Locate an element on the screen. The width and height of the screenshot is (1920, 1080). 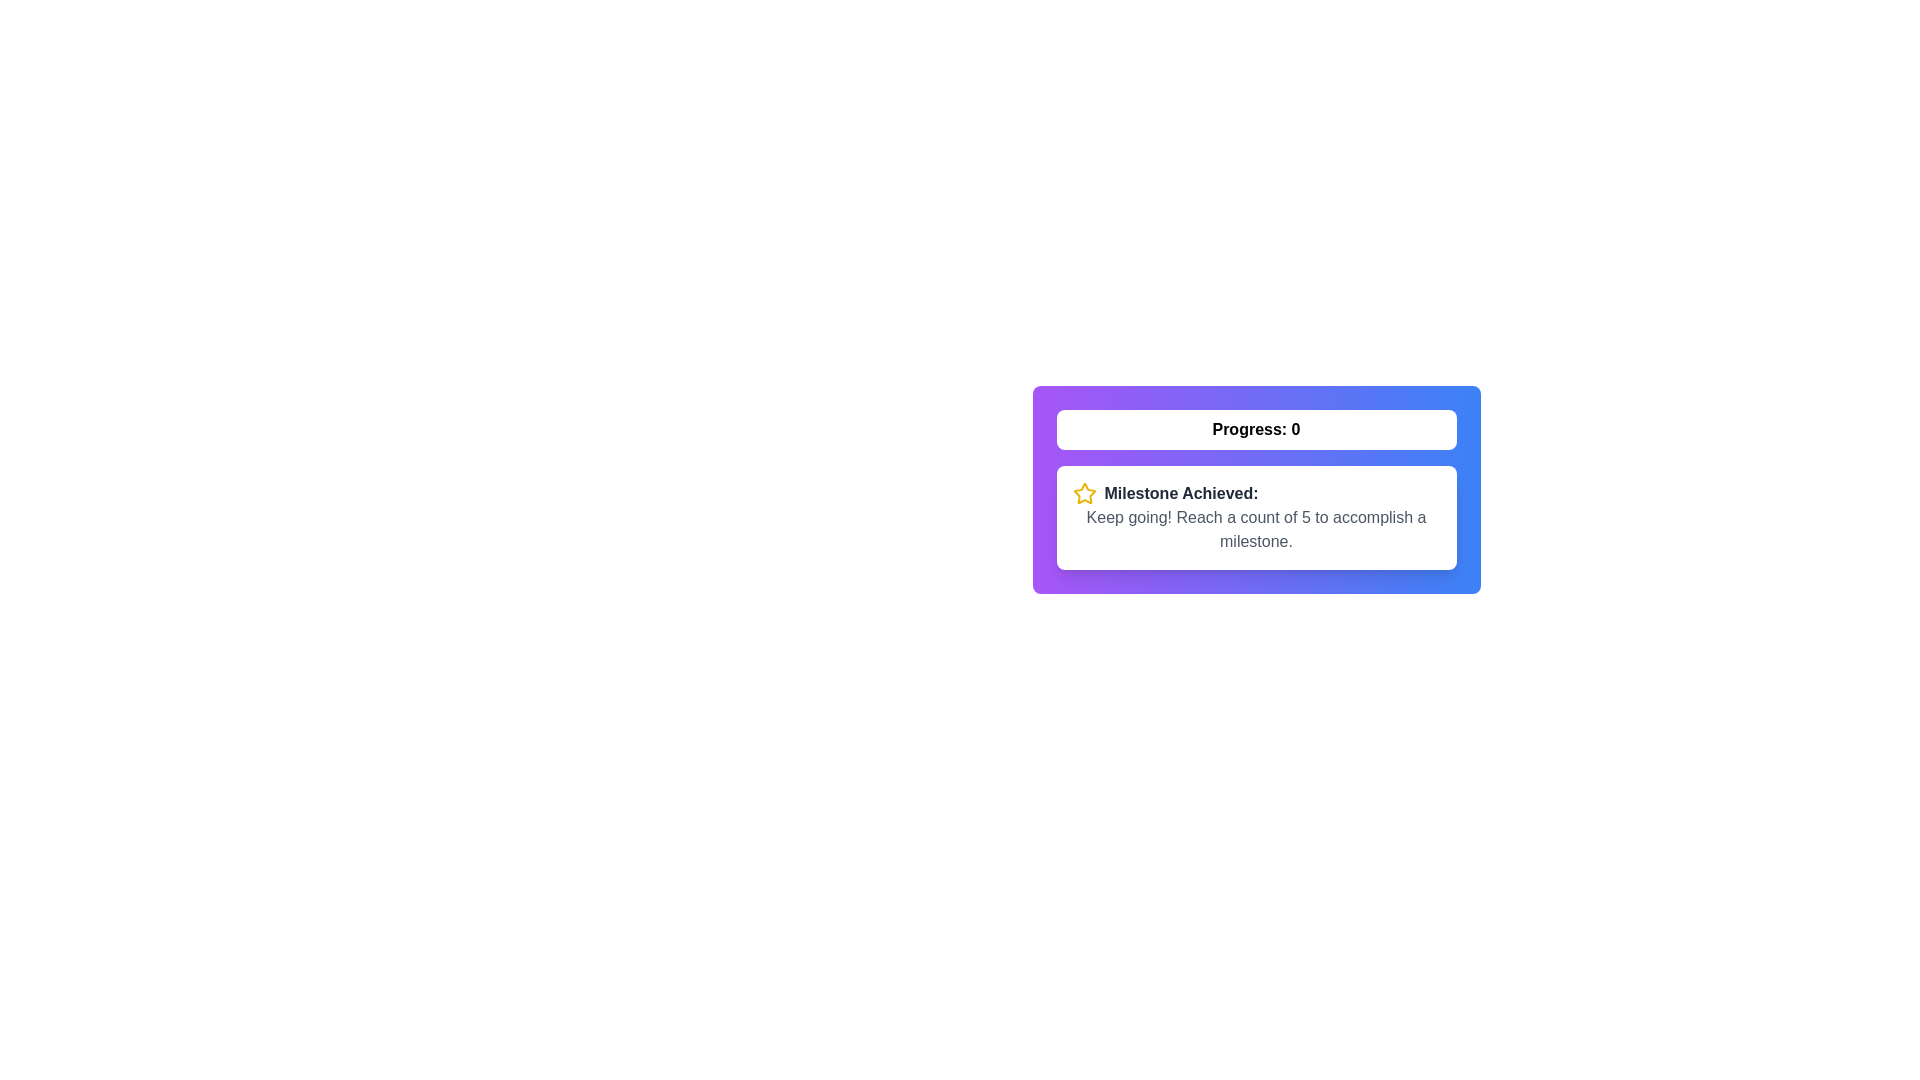
the decorative star-shaped icon that emphasizes achievement milestones, located in the left section of the achievement-related text block is located at coordinates (1083, 493).